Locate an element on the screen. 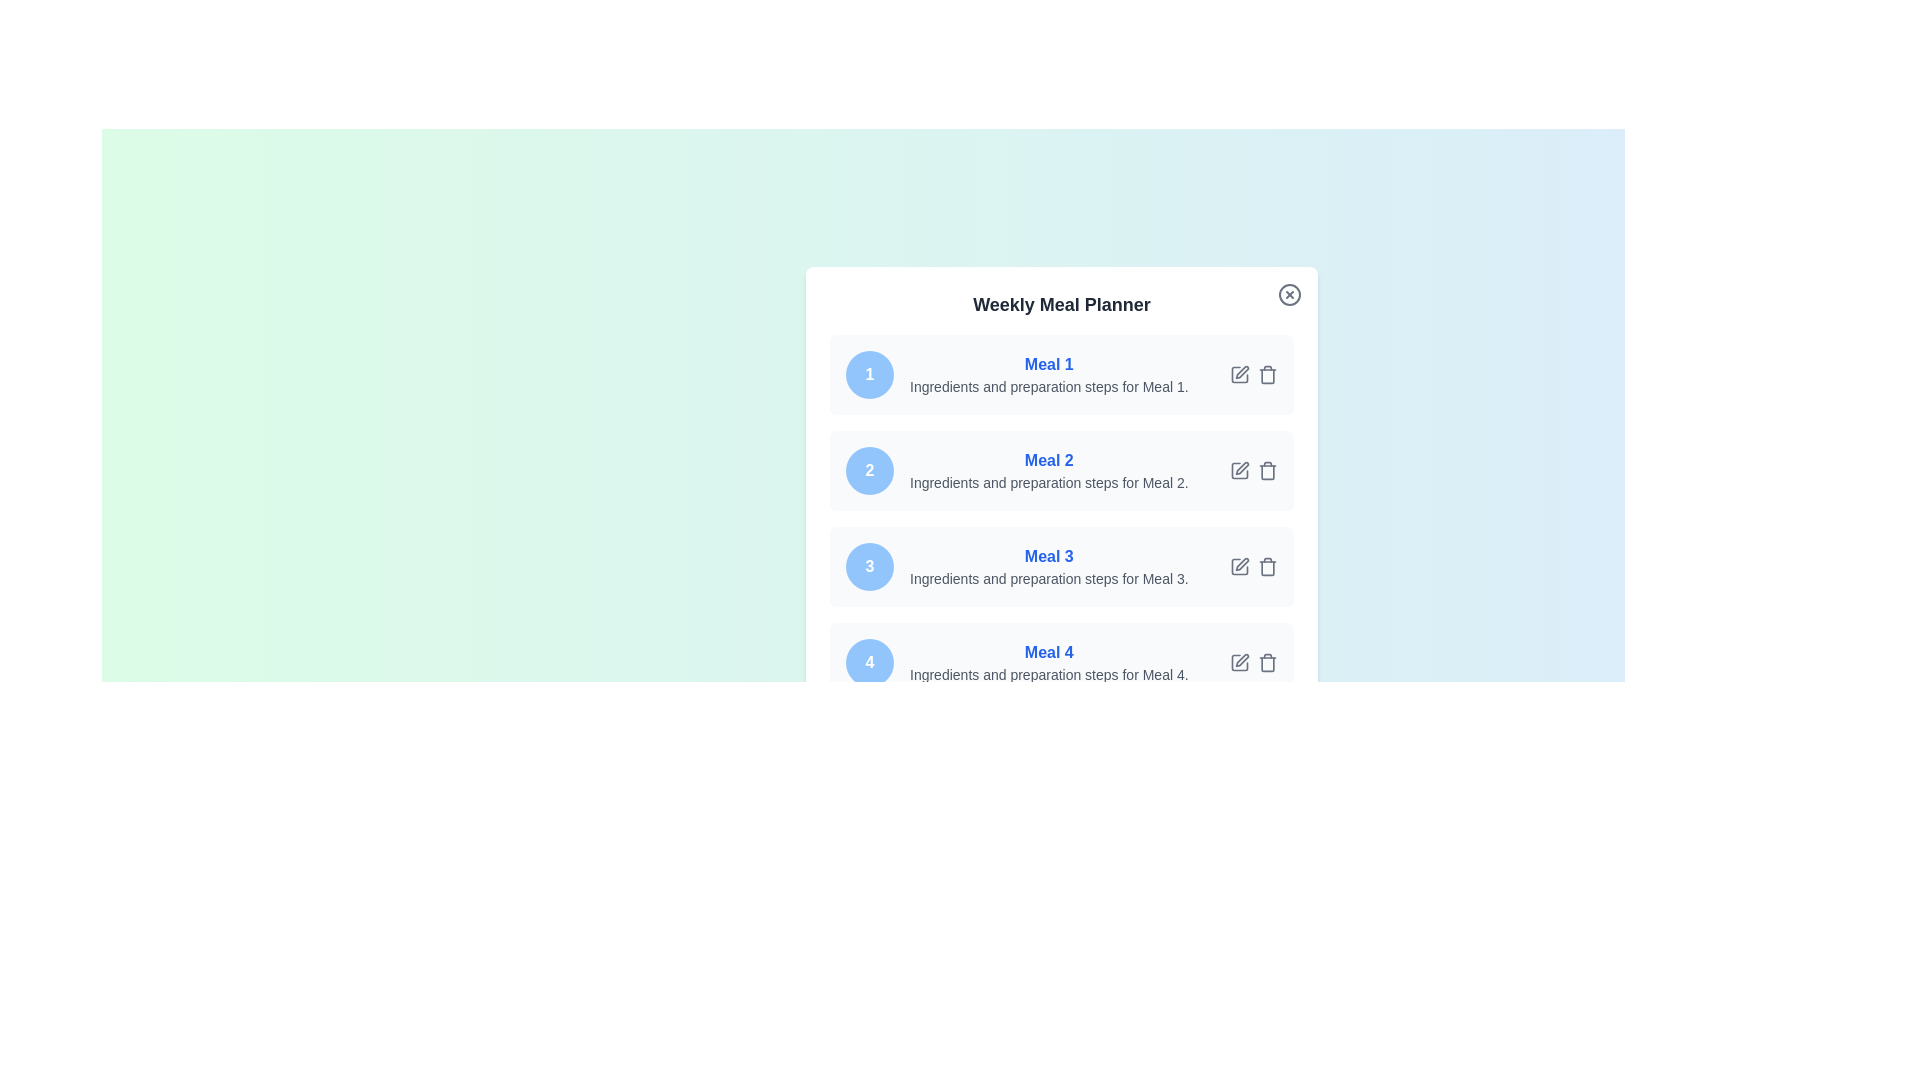  delete button for meal 4 is located at coordinates (1266, 663).